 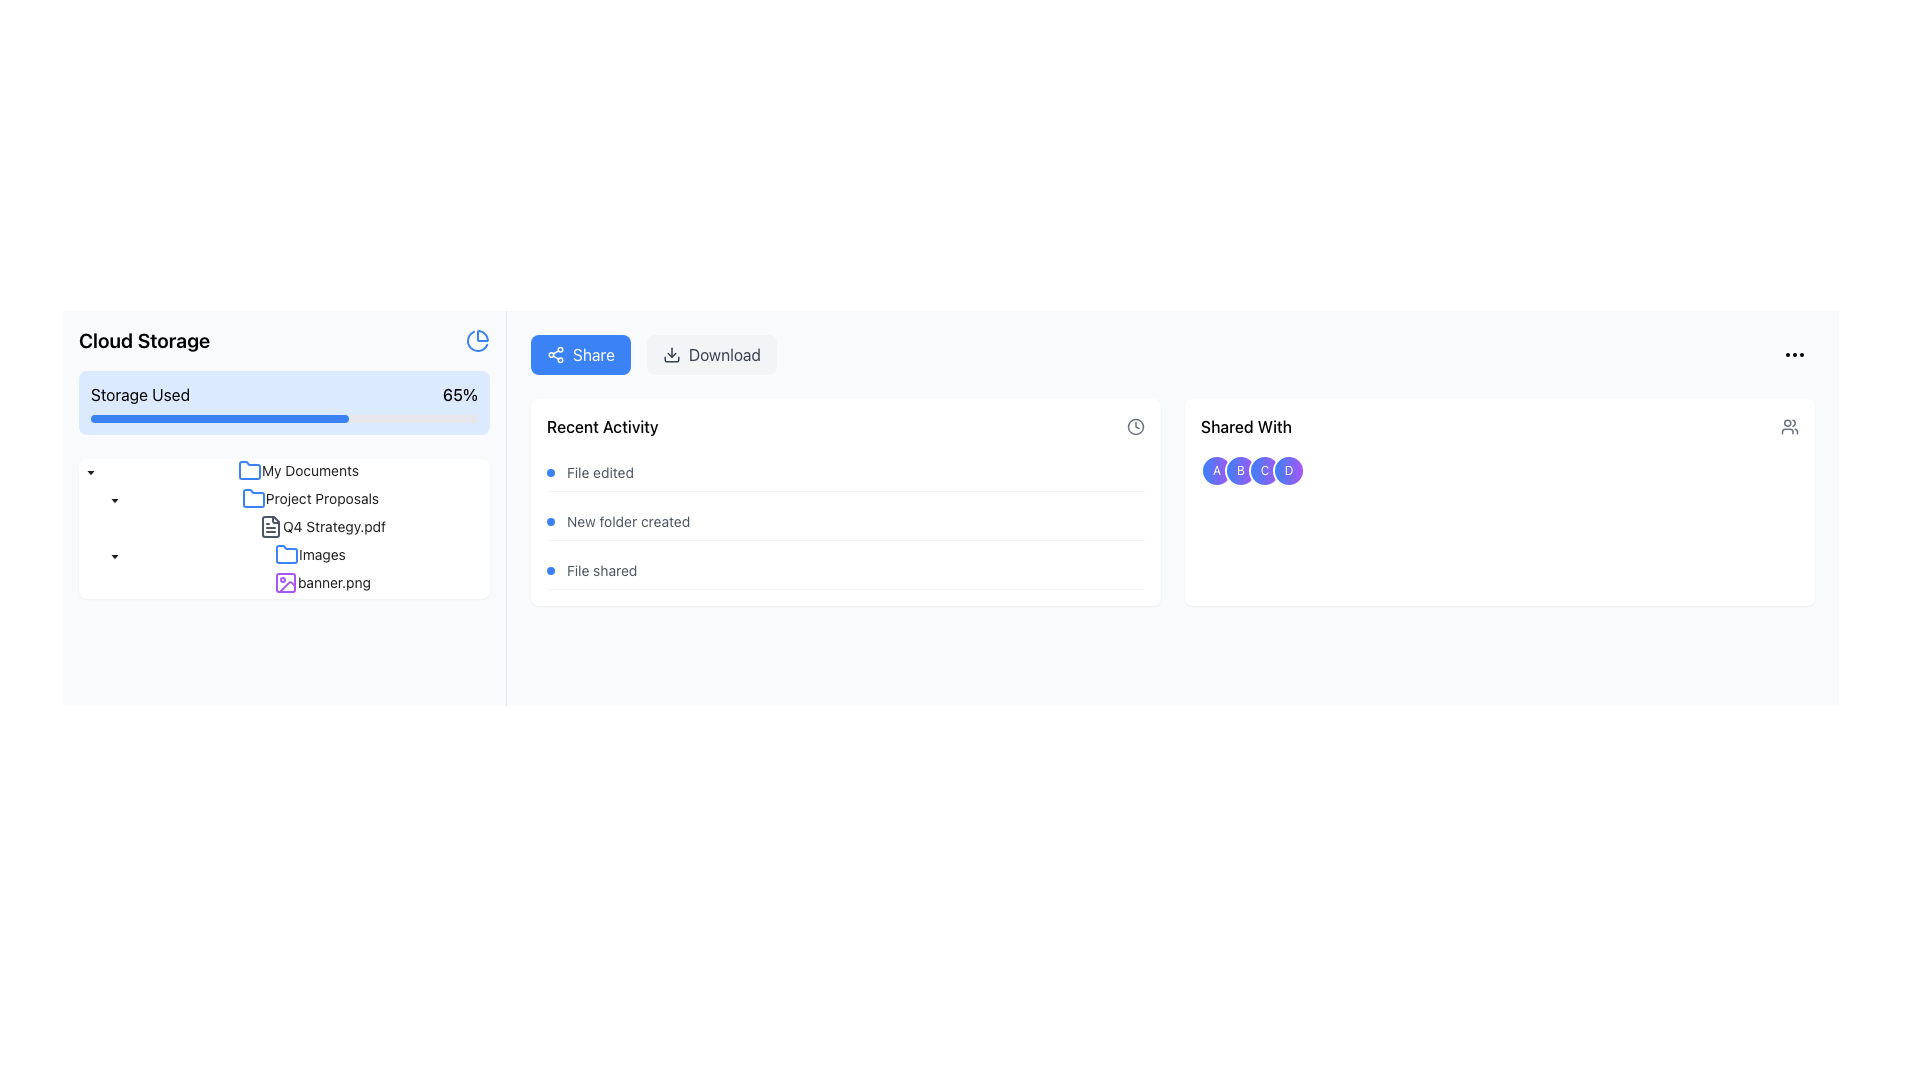 I want to click on the purple image icon labeled 'banner.png' located in the 'Cloud Storage' section under the 'Images' folder, so click(x=284, y=582).